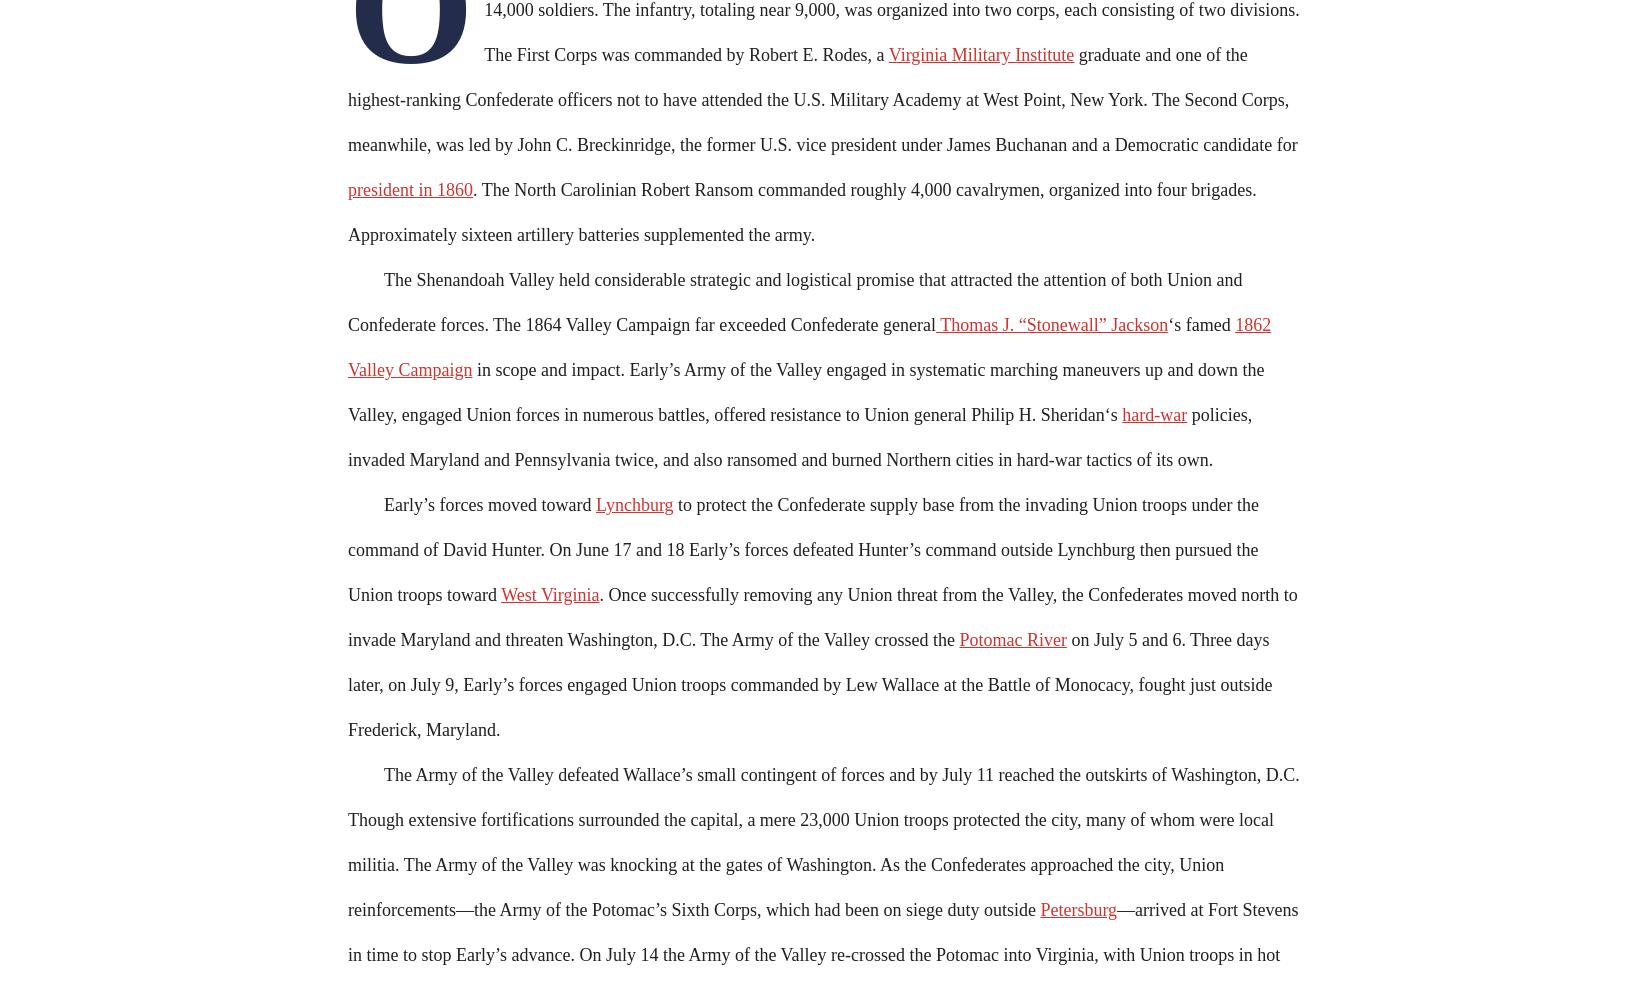  I want to click on 'Virginia Military Institute', so click(980, 54).